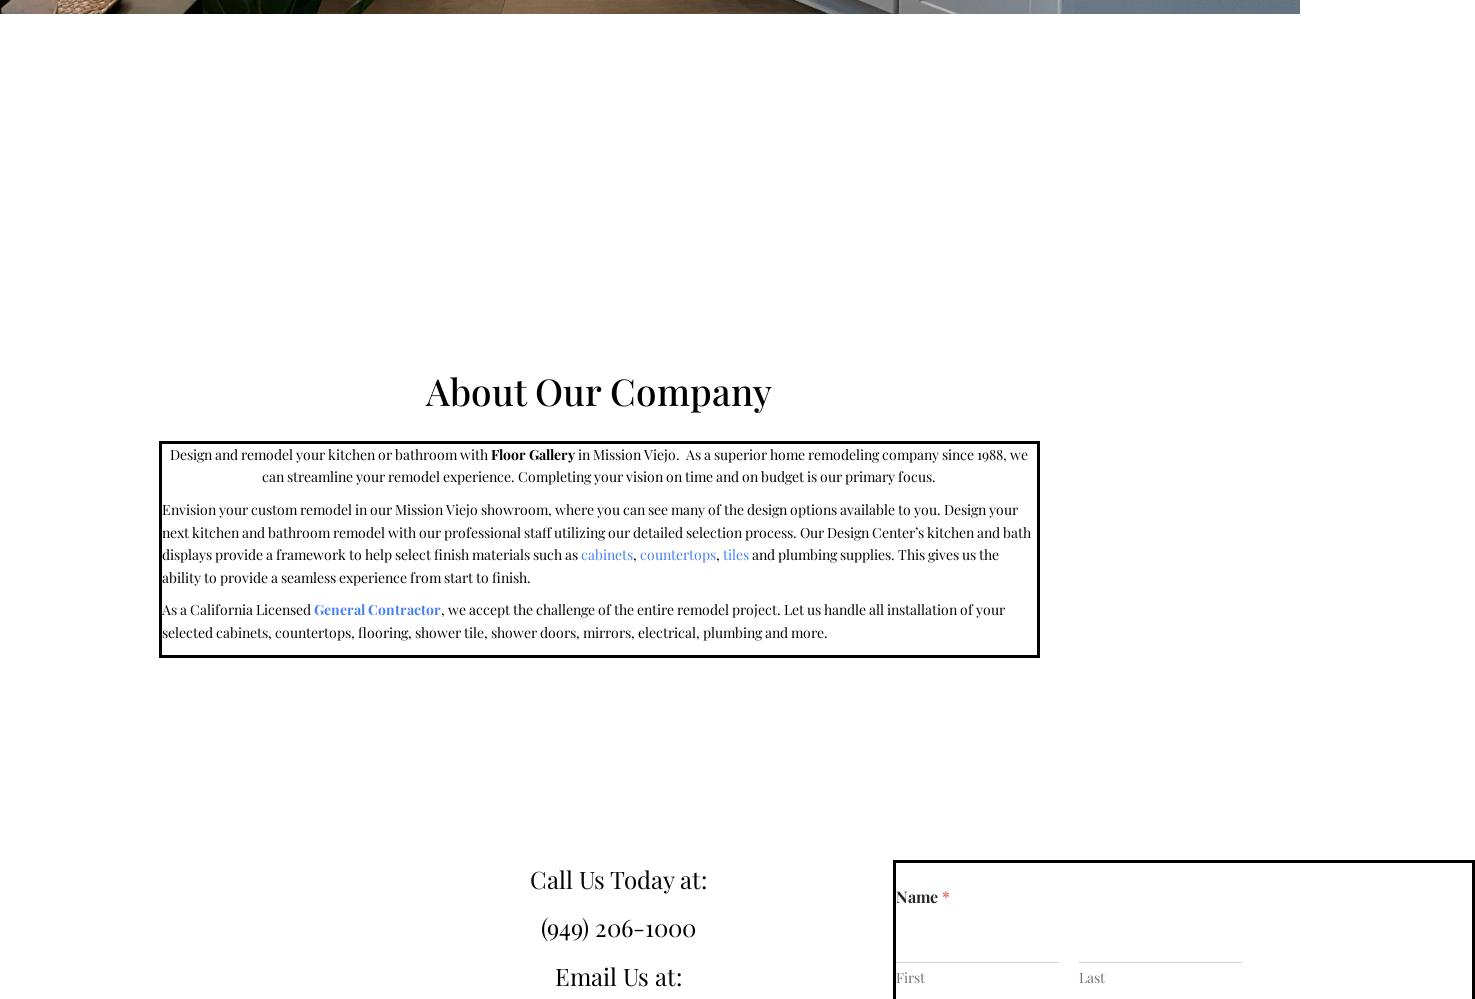 Image resolution: width=1475 pixels, height=999 pixels. Describe the element at coordinates (908, 975) in the screenshot. I see `'First'` at that location.